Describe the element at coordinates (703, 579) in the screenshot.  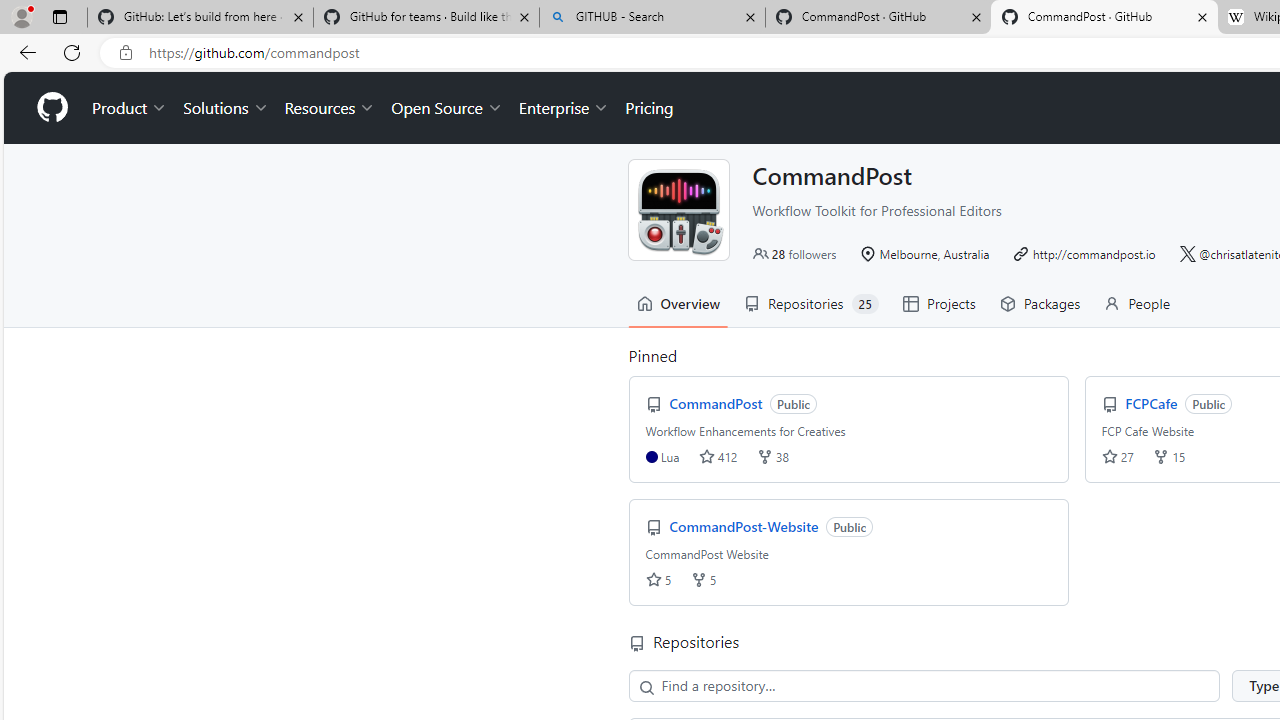
I see `'forks 5'` at that location.